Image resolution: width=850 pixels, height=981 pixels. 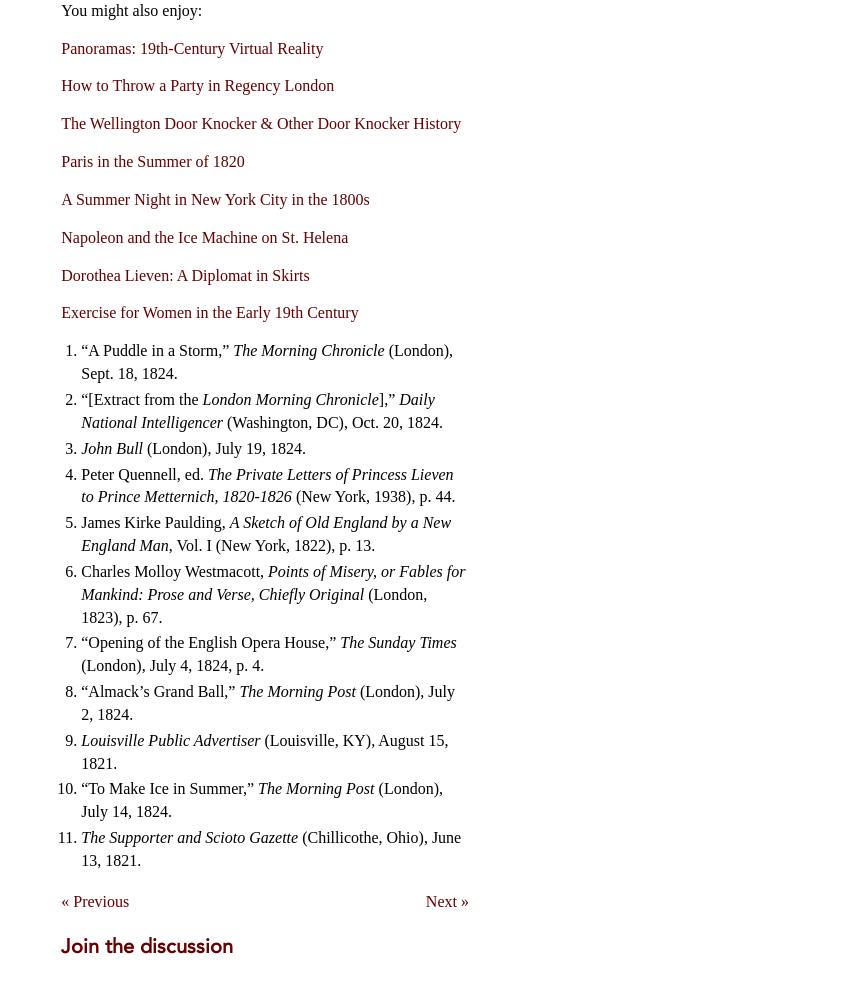 What do you see at coordinates (376, 397) in the screenshot?
I see `'],”'` at bounding box center [376, 397].